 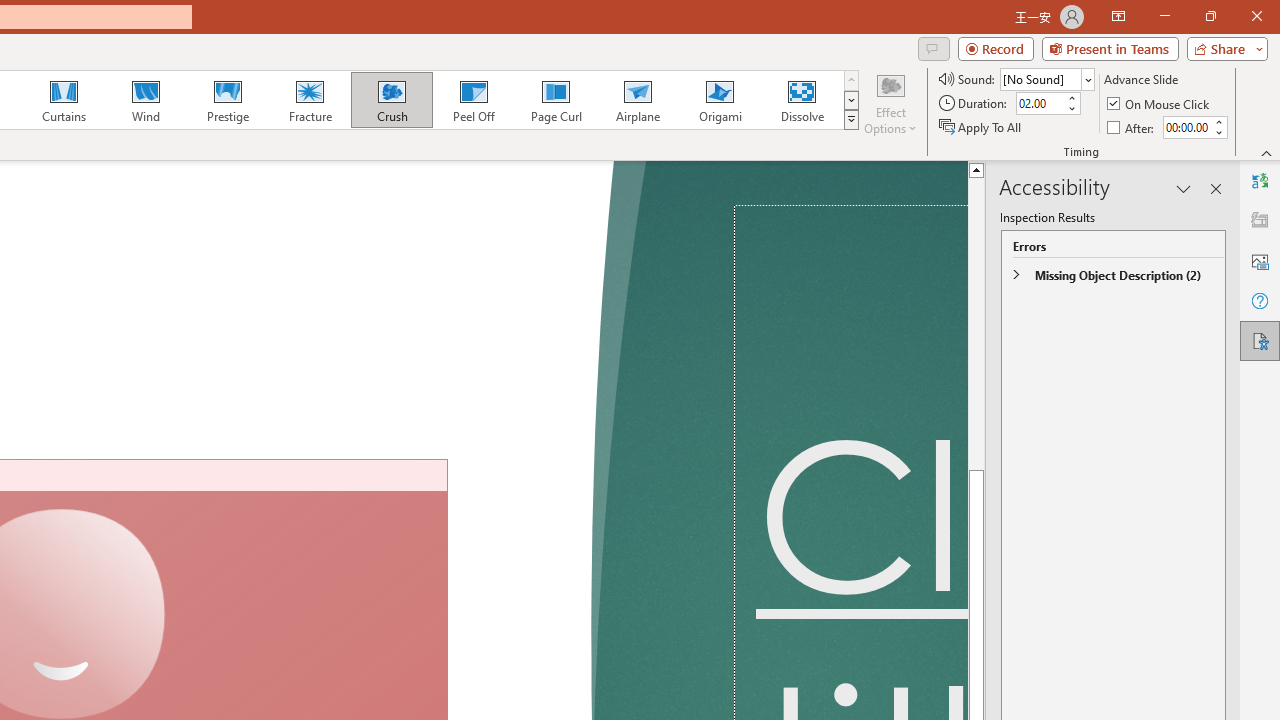 I want to click on 'Prestige', so click(x=227, y=100).